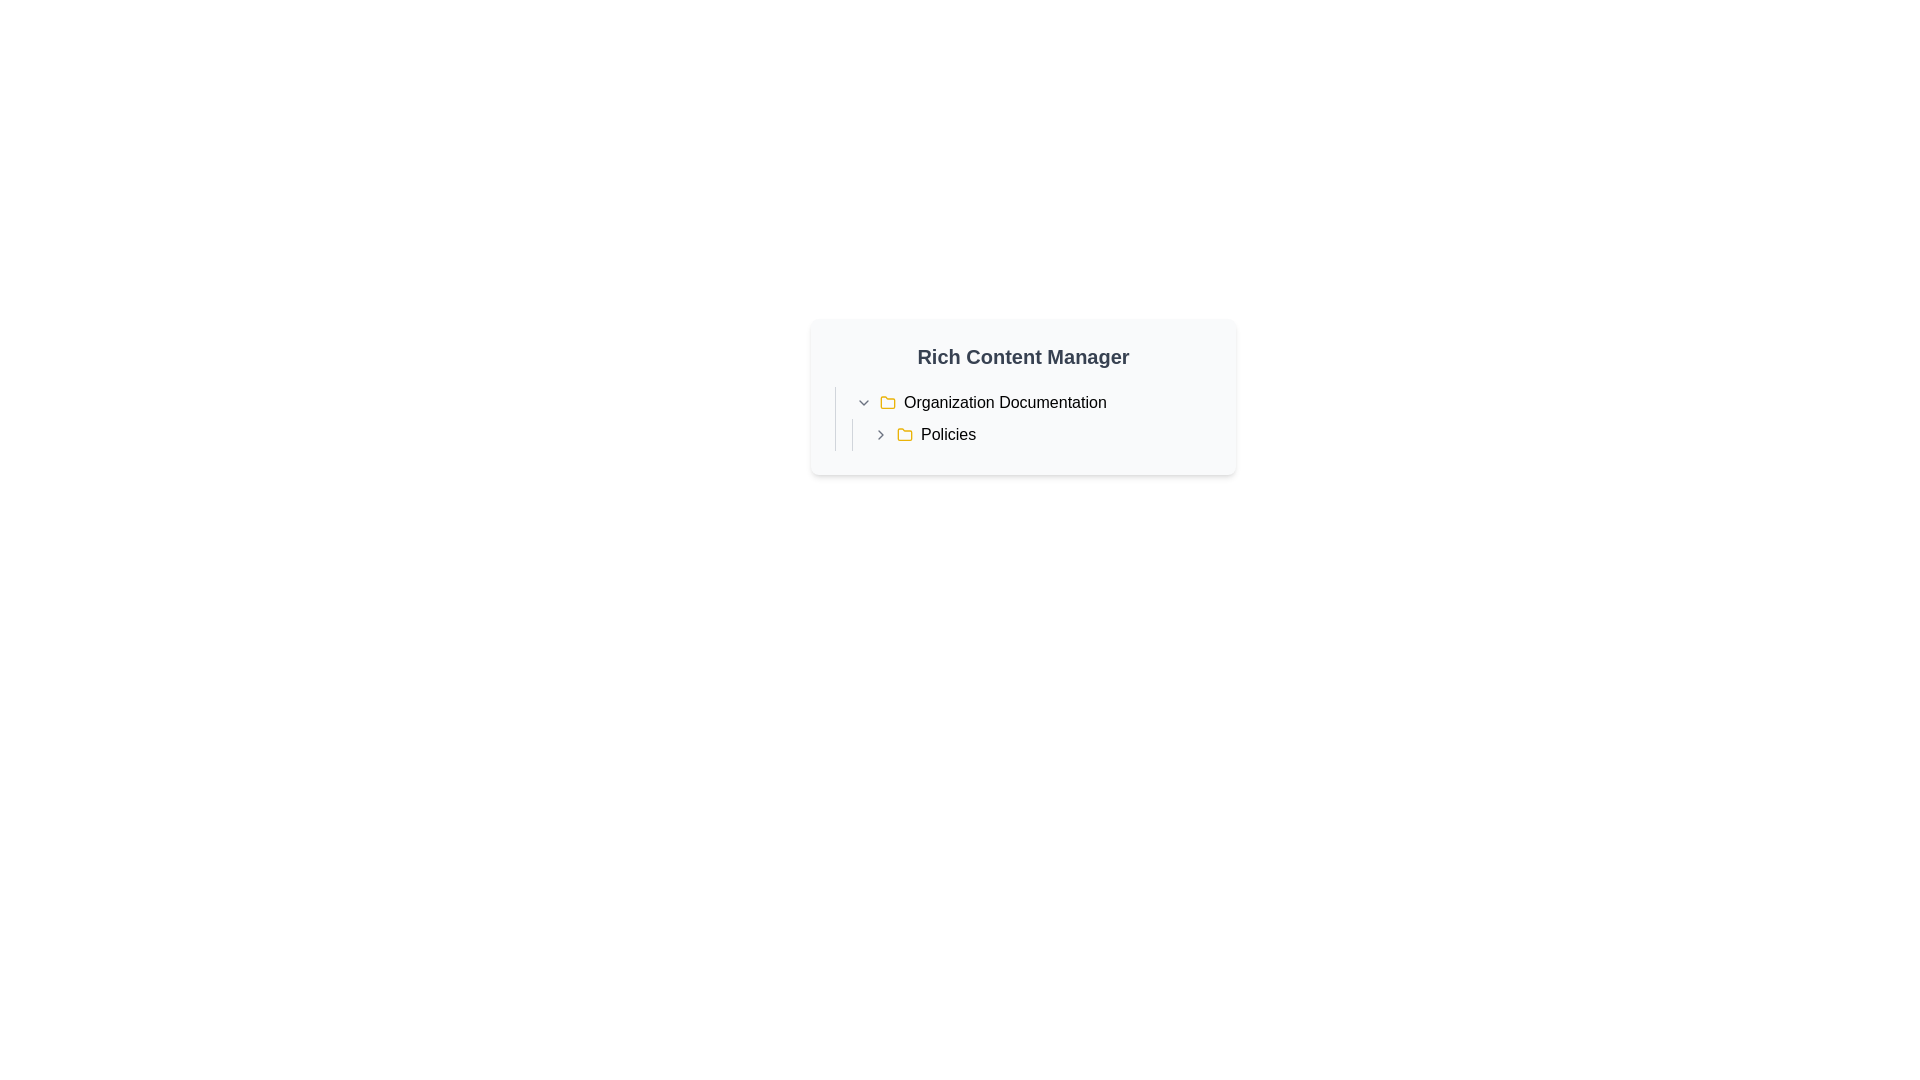  Describe the element at coordinates (1032, 402) in the screenshot. I see `the 'Organization Documentation' list item, which is styled as a compact row with a yellow folder icon on the left` at that location.